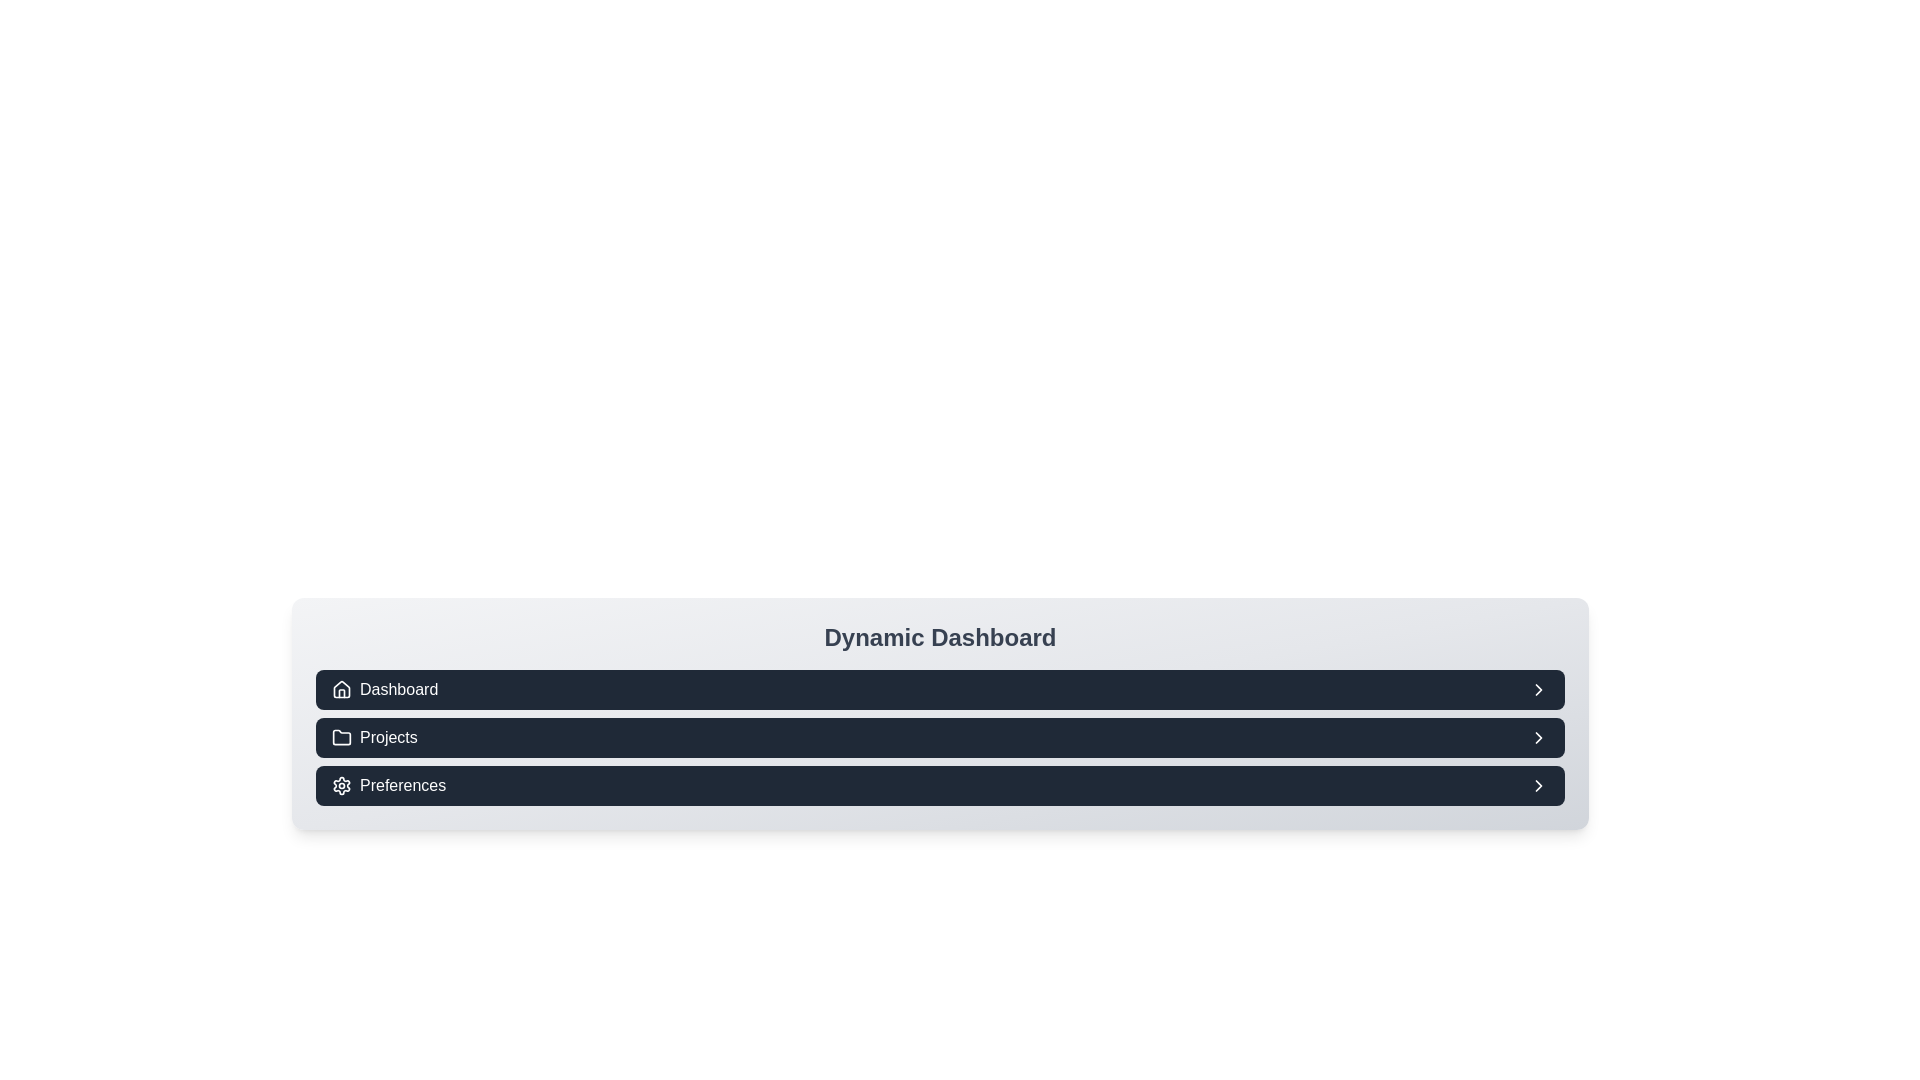 The image size is (1920, 1080). I want to click on the third navigation button, so click(939, 785).